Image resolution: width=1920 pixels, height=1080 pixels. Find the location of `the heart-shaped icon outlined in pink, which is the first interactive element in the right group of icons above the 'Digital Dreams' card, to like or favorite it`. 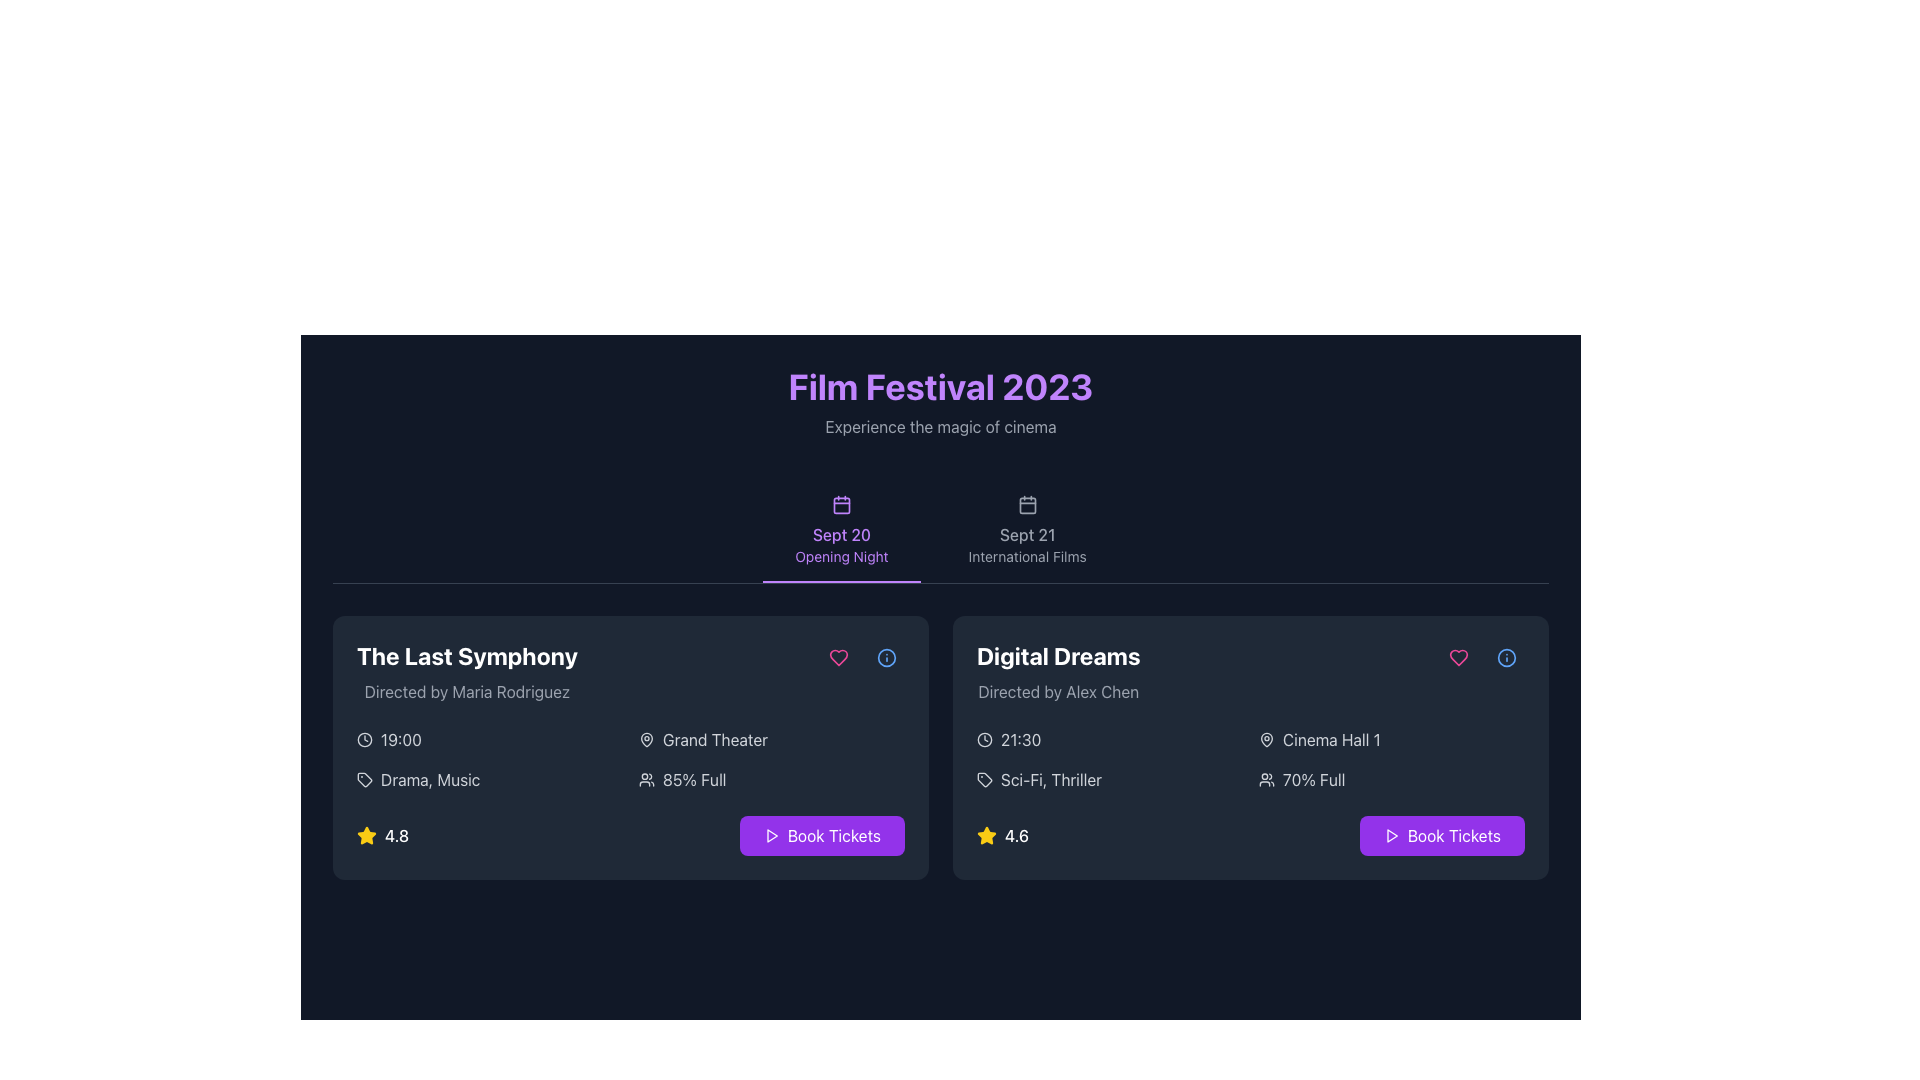

the heart-shaped icon outlined in pink, which is the first interactive element in the right group of icons above the 'Digital Dreams' card, to like or favorite it is located at coordinates (1459, 658).